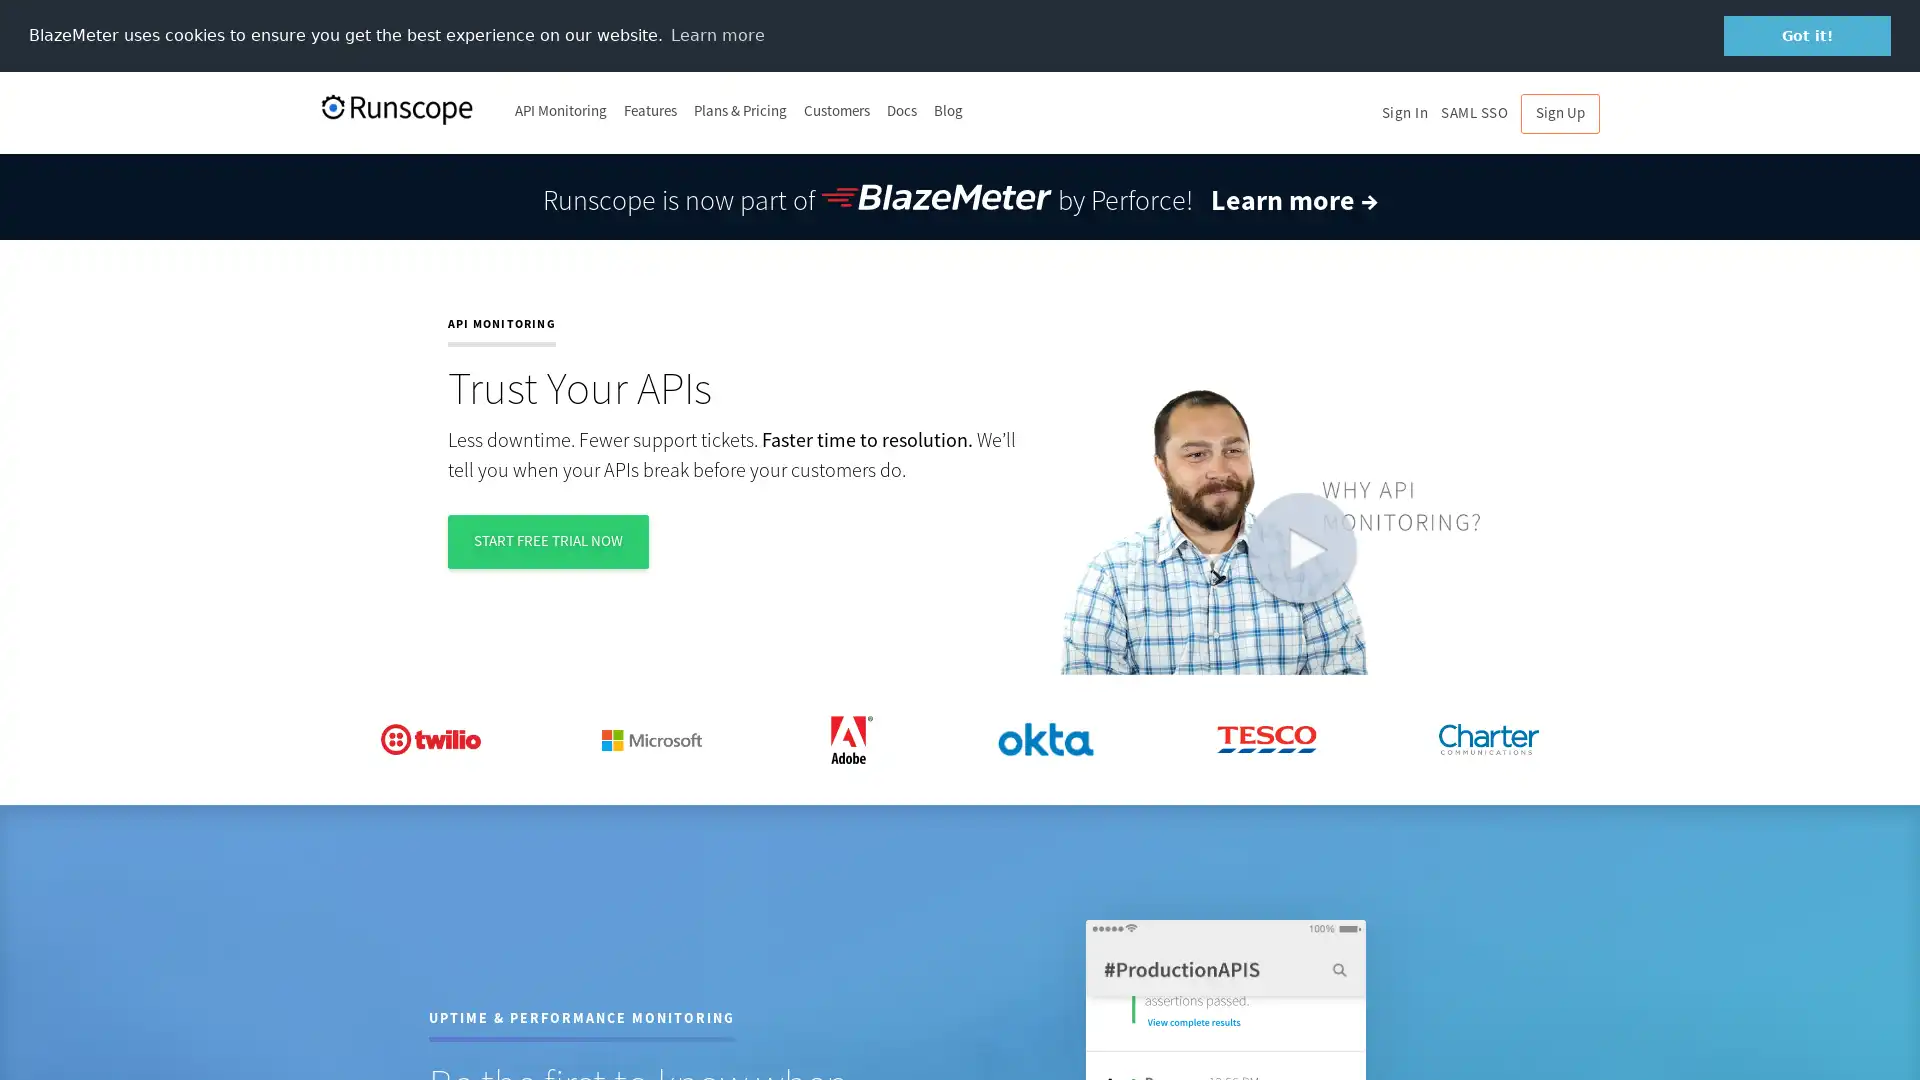  What do you see at coordinates (1807, 35) in the screenshot?
I see `dismiss cookie message` at bounding box center [1807, 35].